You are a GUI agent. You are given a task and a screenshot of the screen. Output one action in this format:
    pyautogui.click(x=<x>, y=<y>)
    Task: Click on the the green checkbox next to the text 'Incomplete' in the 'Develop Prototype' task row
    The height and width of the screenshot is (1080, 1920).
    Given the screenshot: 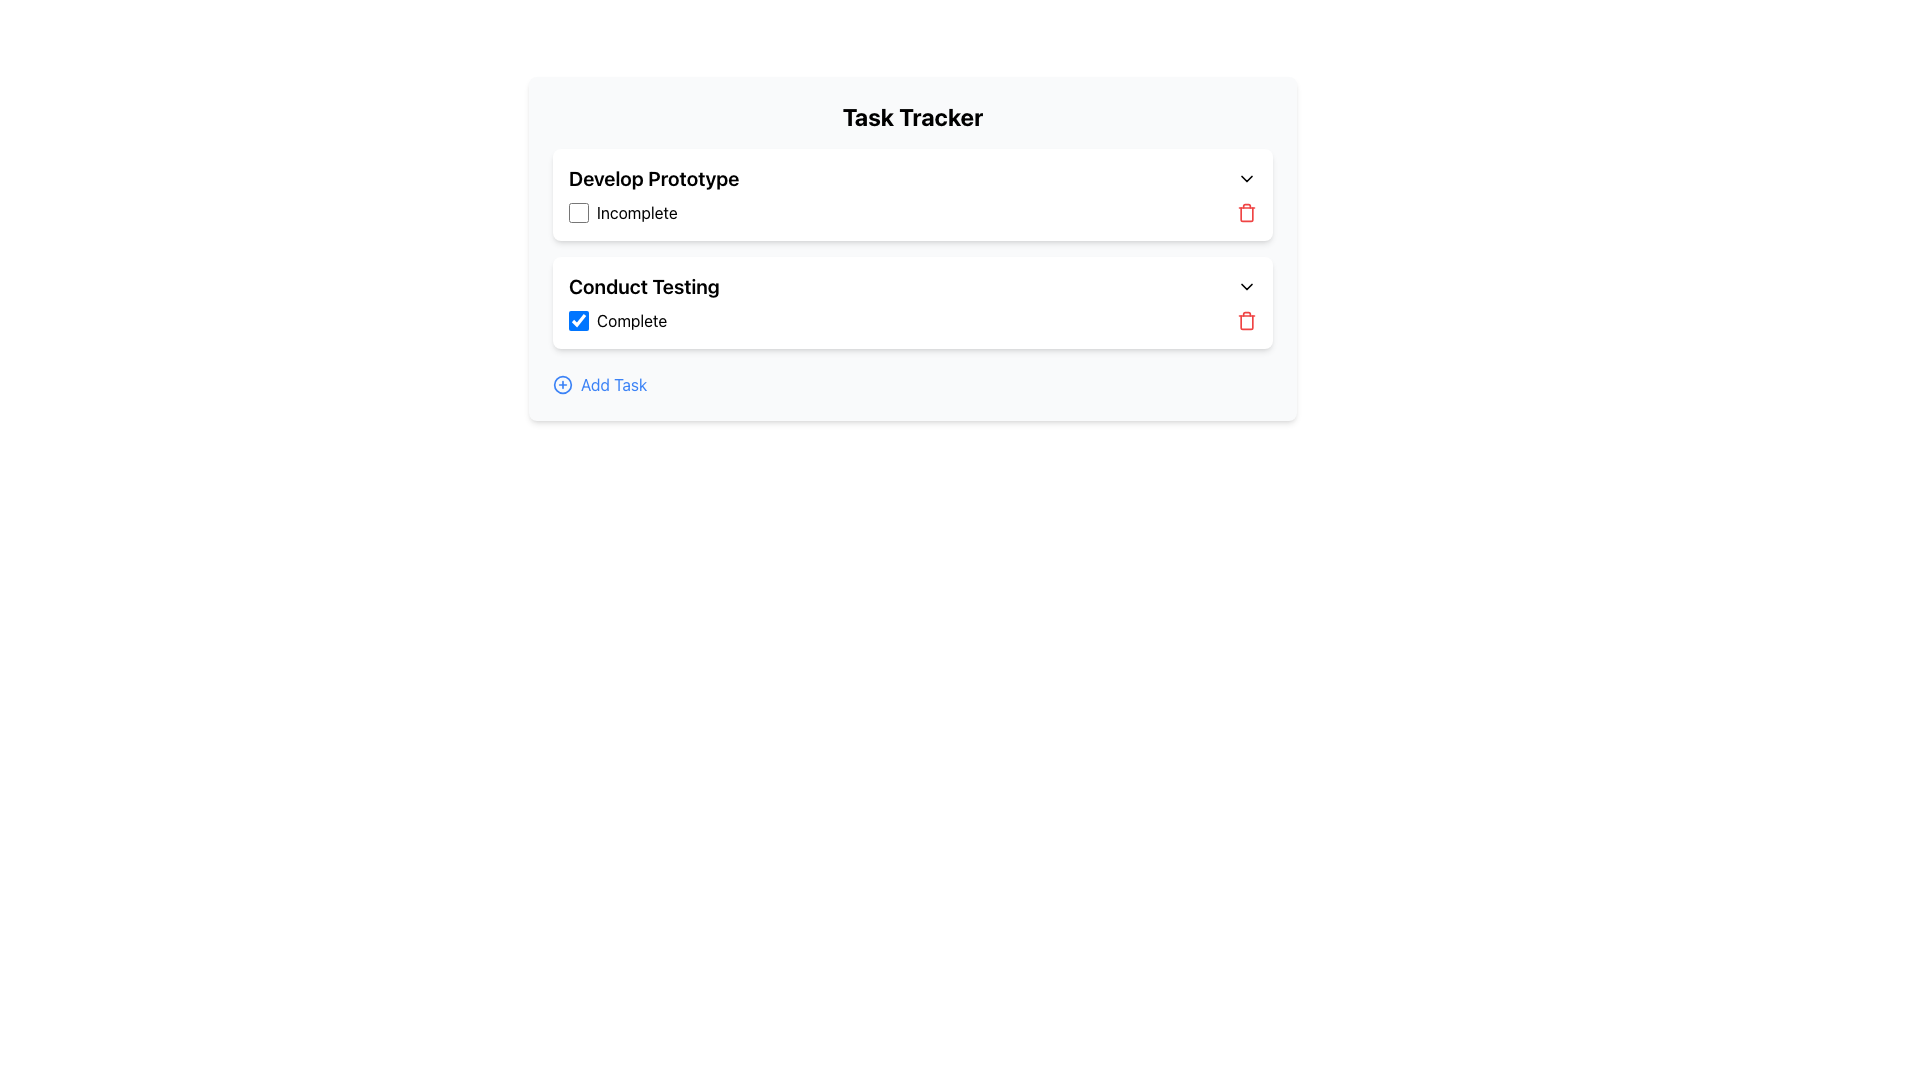 What is the action you would take?
    pyautogui.click(x=578, y=212)
    